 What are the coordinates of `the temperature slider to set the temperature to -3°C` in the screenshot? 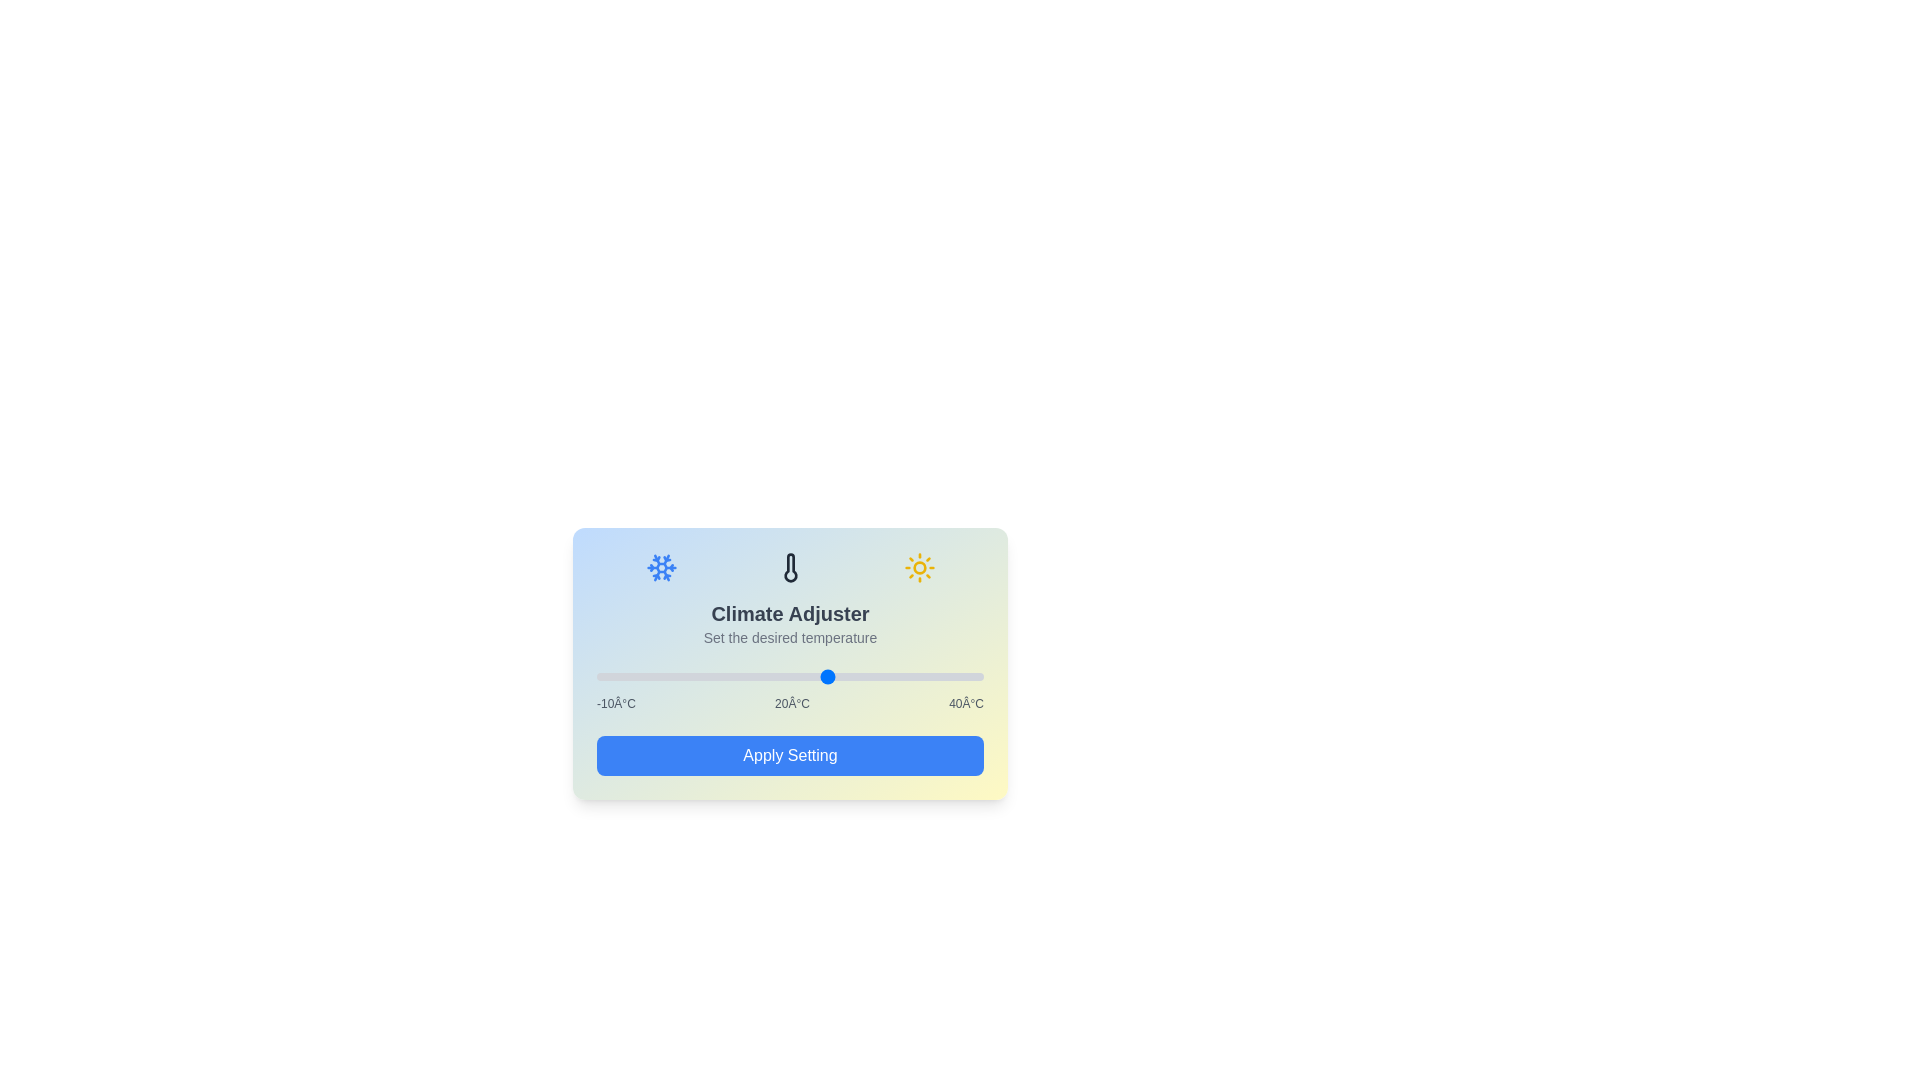 It's located at (651, 676).